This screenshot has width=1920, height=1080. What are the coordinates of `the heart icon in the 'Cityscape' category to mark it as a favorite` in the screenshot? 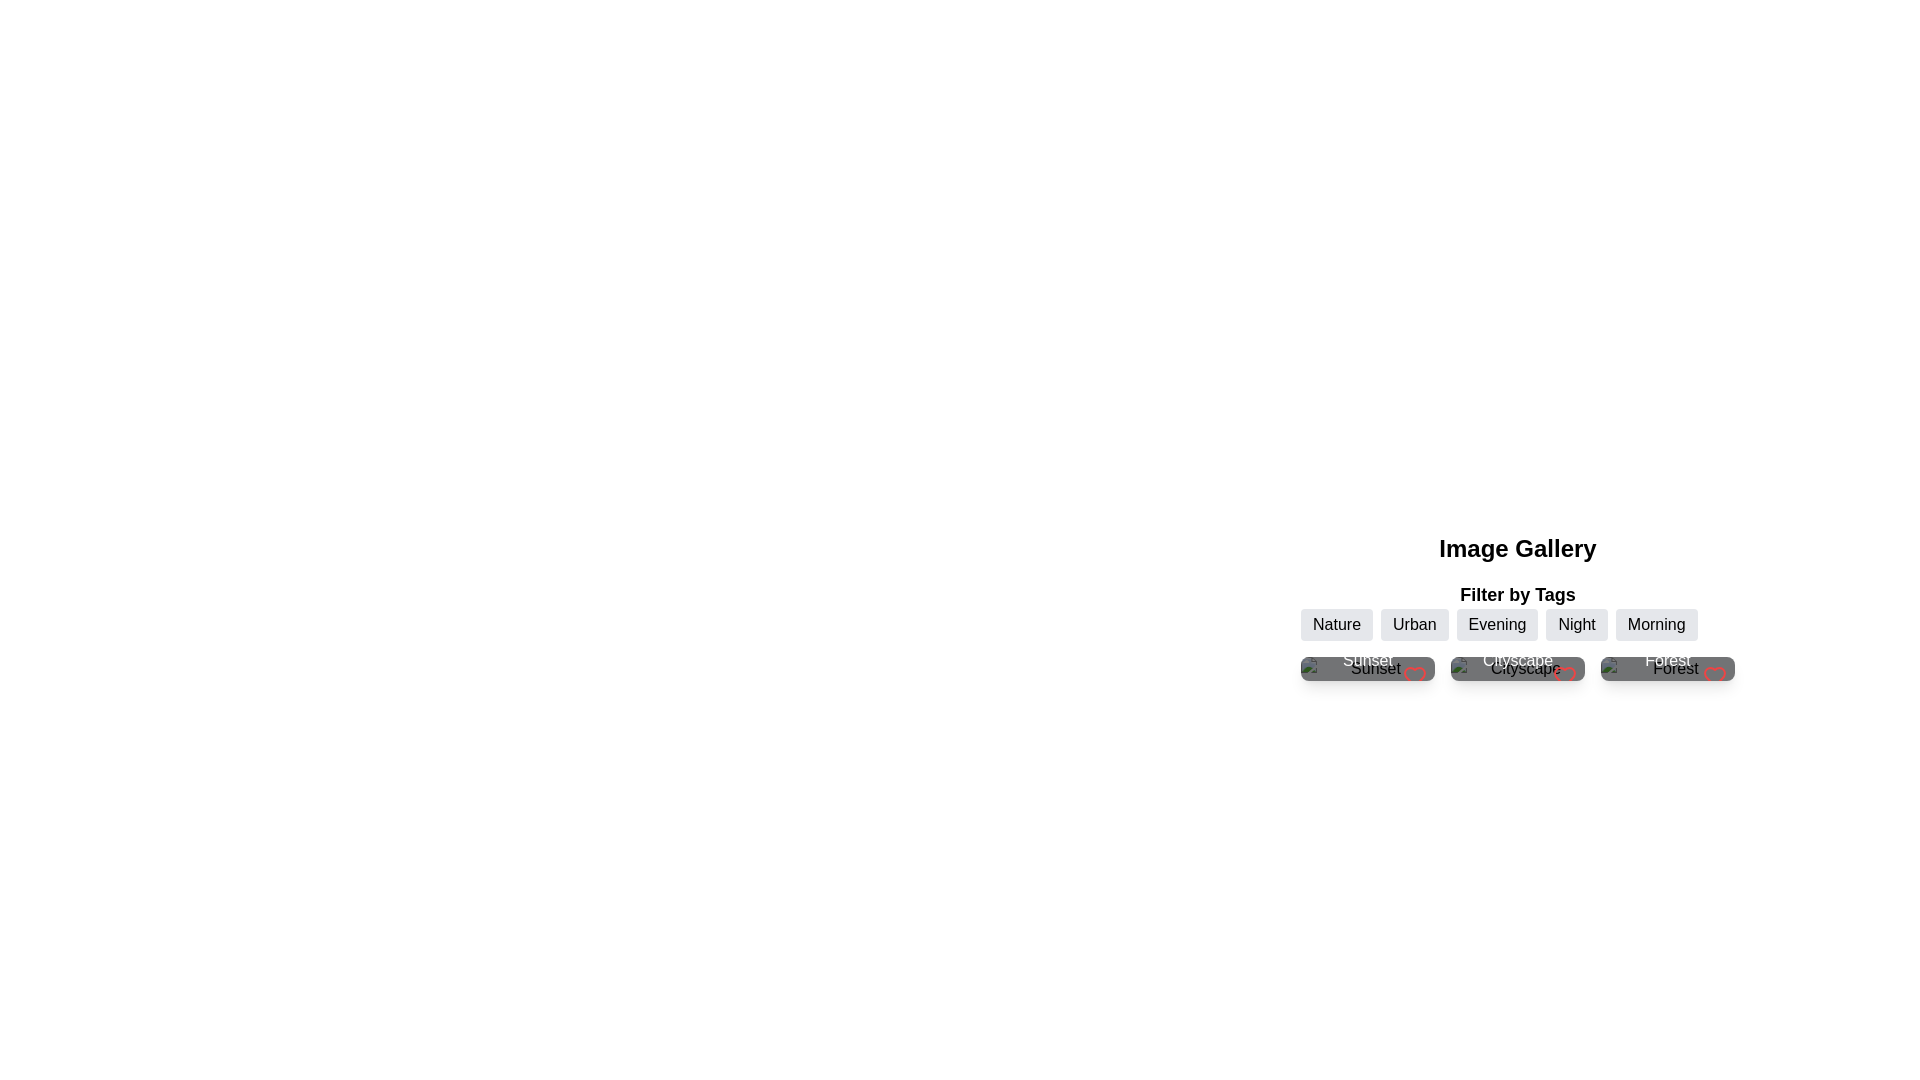 It's located at (1563, 676).